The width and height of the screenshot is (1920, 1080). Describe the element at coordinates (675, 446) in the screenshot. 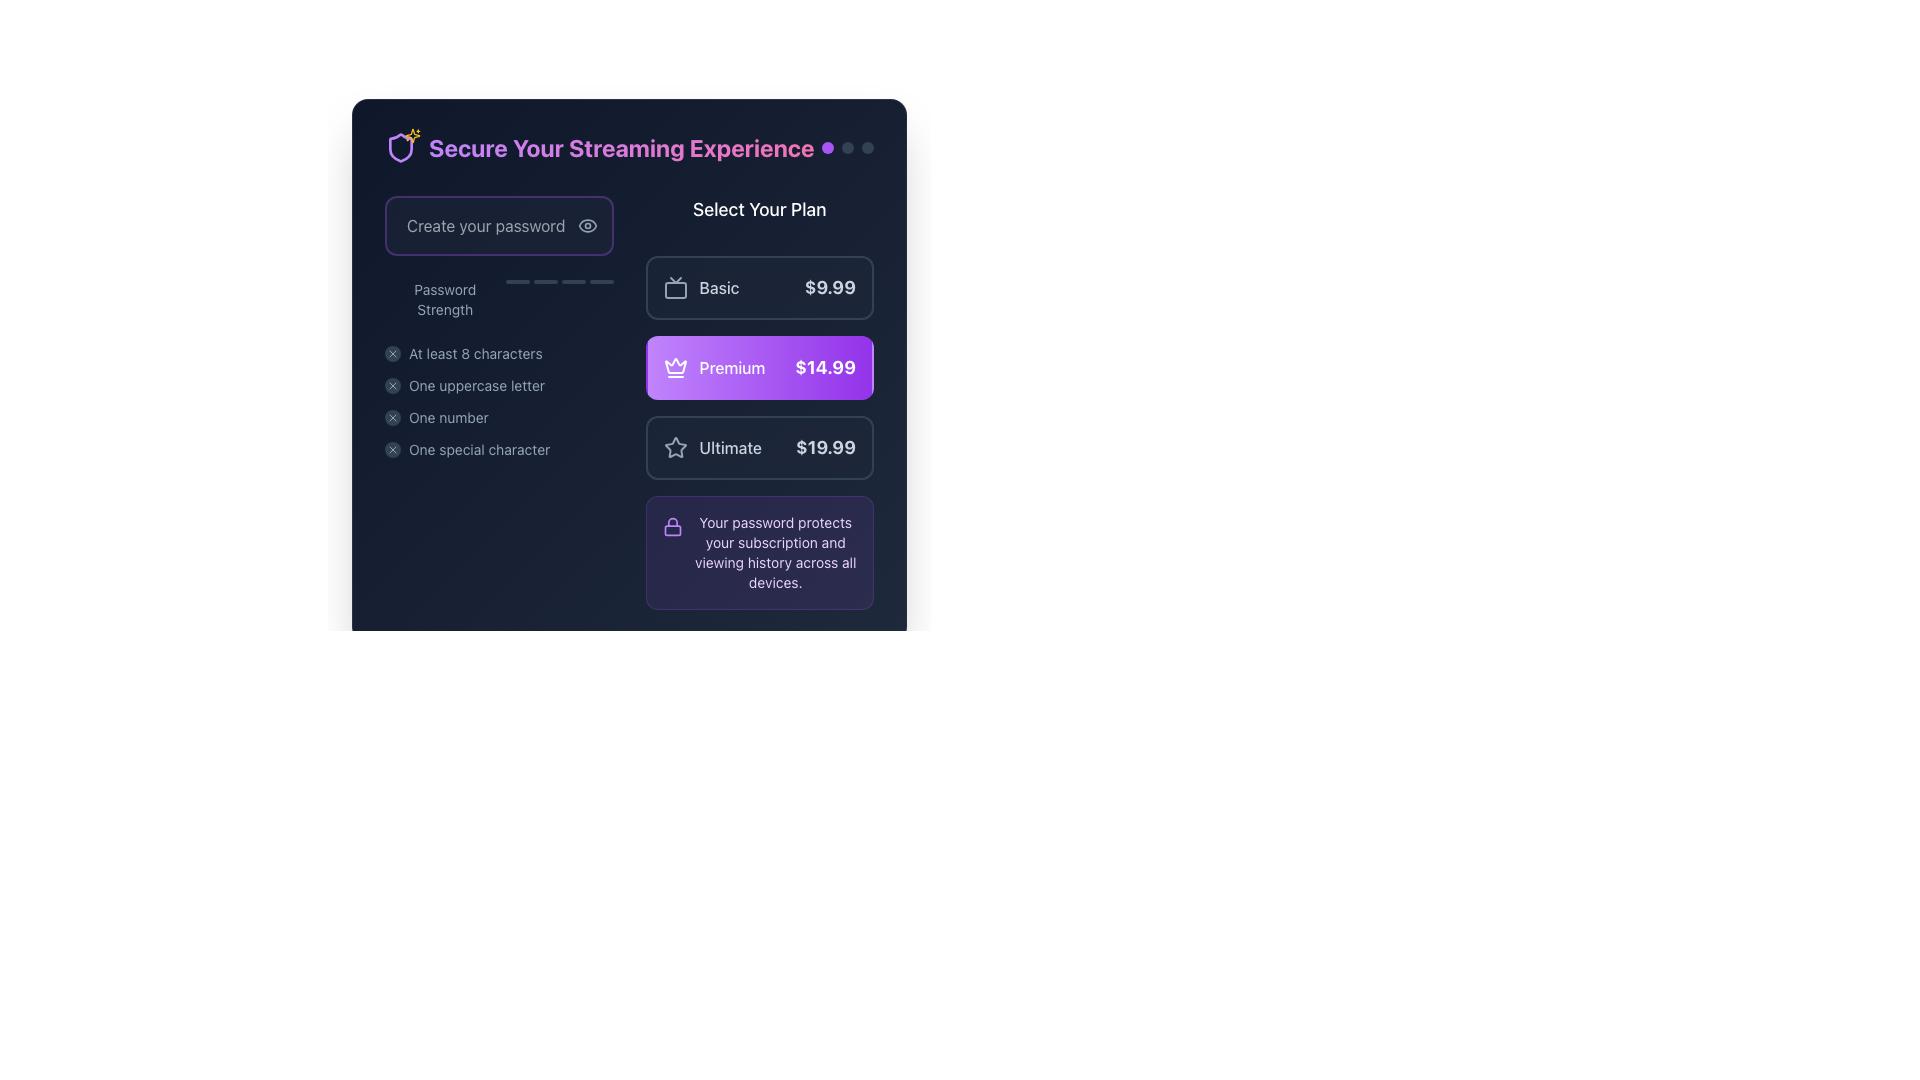

I see `the star-shaped icon outlined in light slate color, located to the left of the text 'Ultimate' and adjacent to the pricing detail '$19.99'` at that location.